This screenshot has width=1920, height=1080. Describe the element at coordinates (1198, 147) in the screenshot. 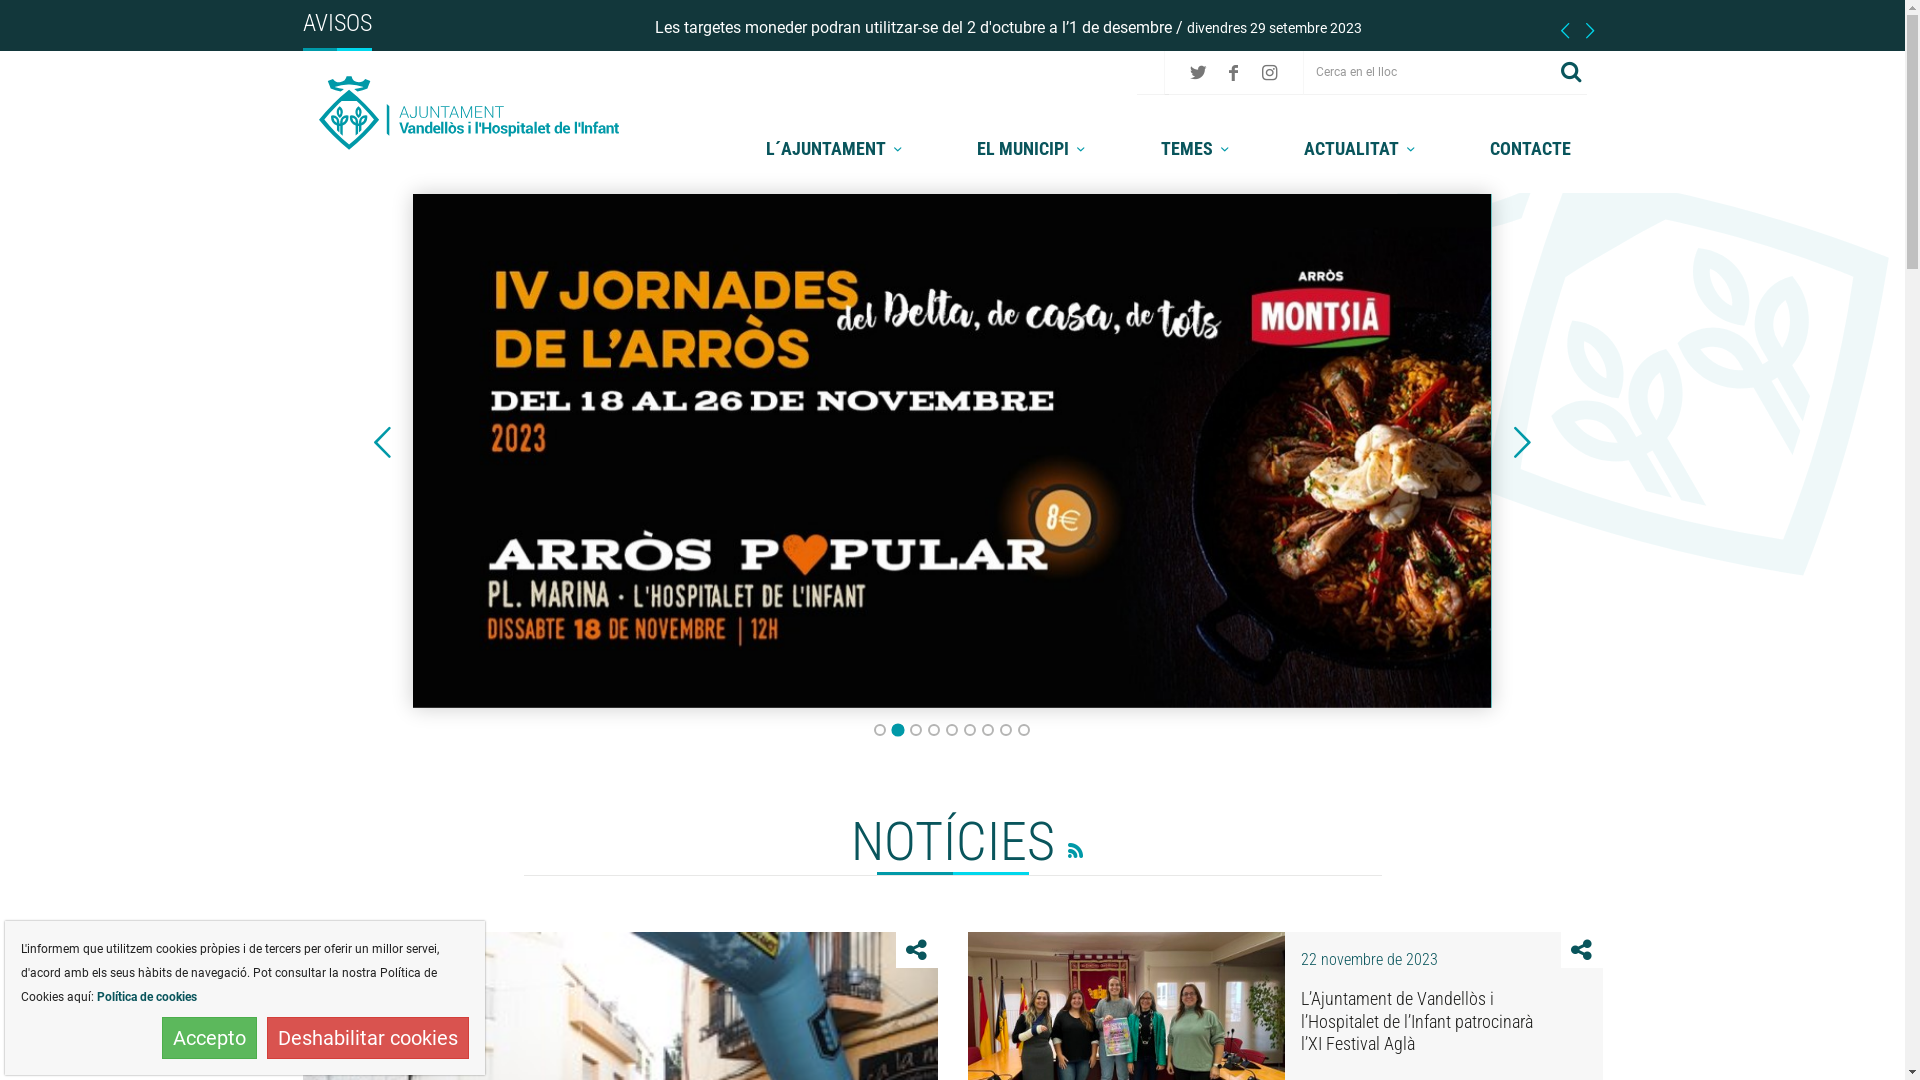

I see `'TEMES'` at that location.